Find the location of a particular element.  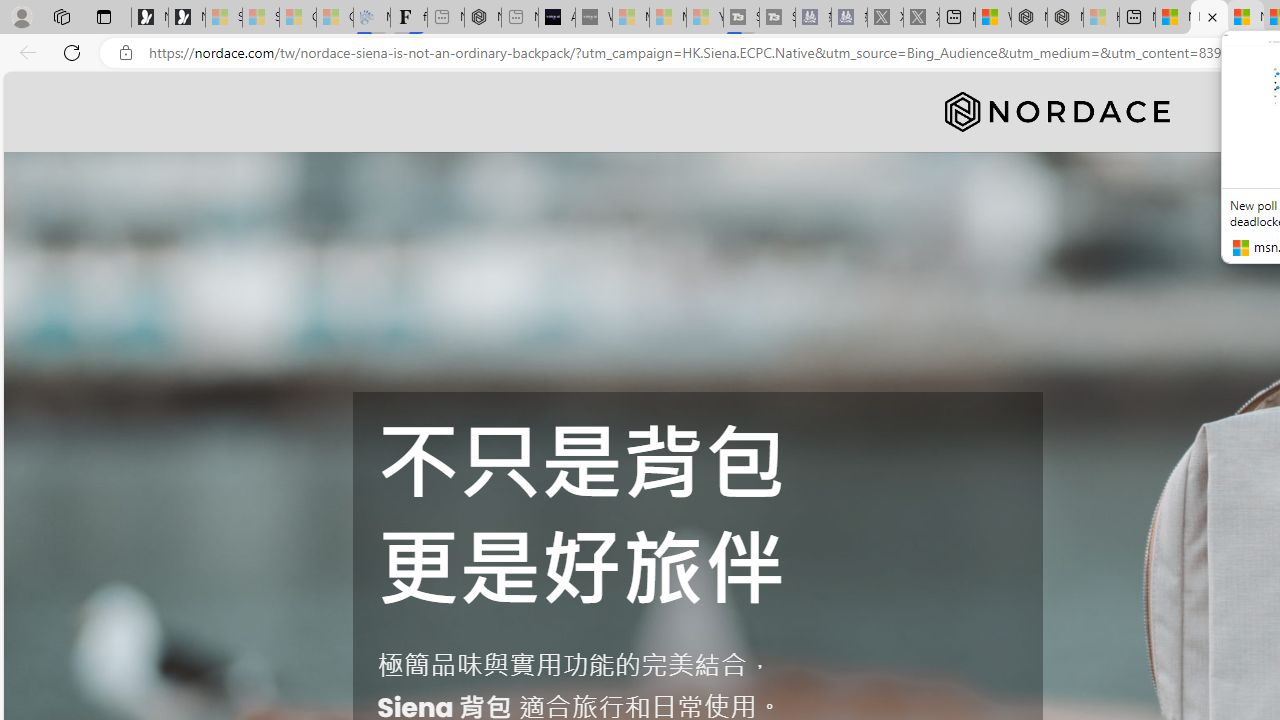

'Newsletter Sign Up' is located at coordinates (186, 17).